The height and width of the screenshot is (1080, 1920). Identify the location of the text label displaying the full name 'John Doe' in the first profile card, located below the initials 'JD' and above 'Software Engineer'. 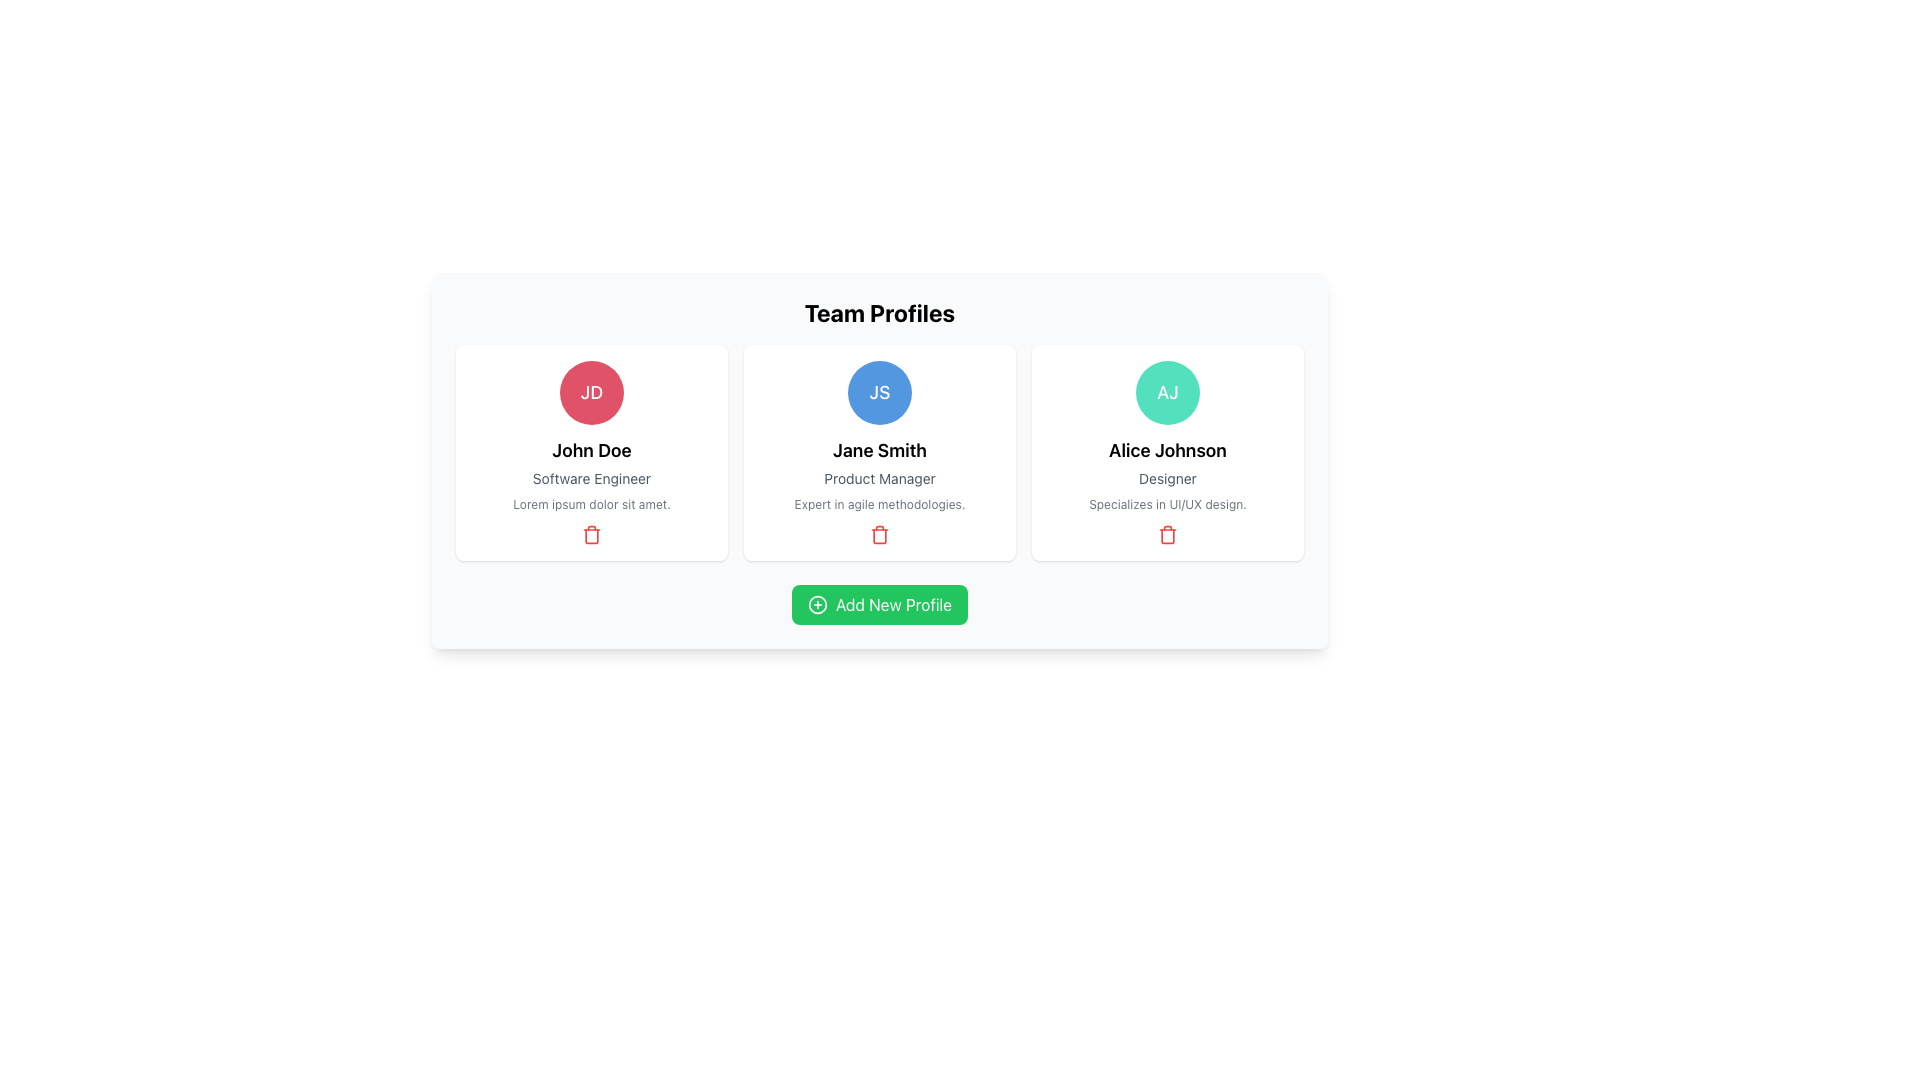
(590, 451).